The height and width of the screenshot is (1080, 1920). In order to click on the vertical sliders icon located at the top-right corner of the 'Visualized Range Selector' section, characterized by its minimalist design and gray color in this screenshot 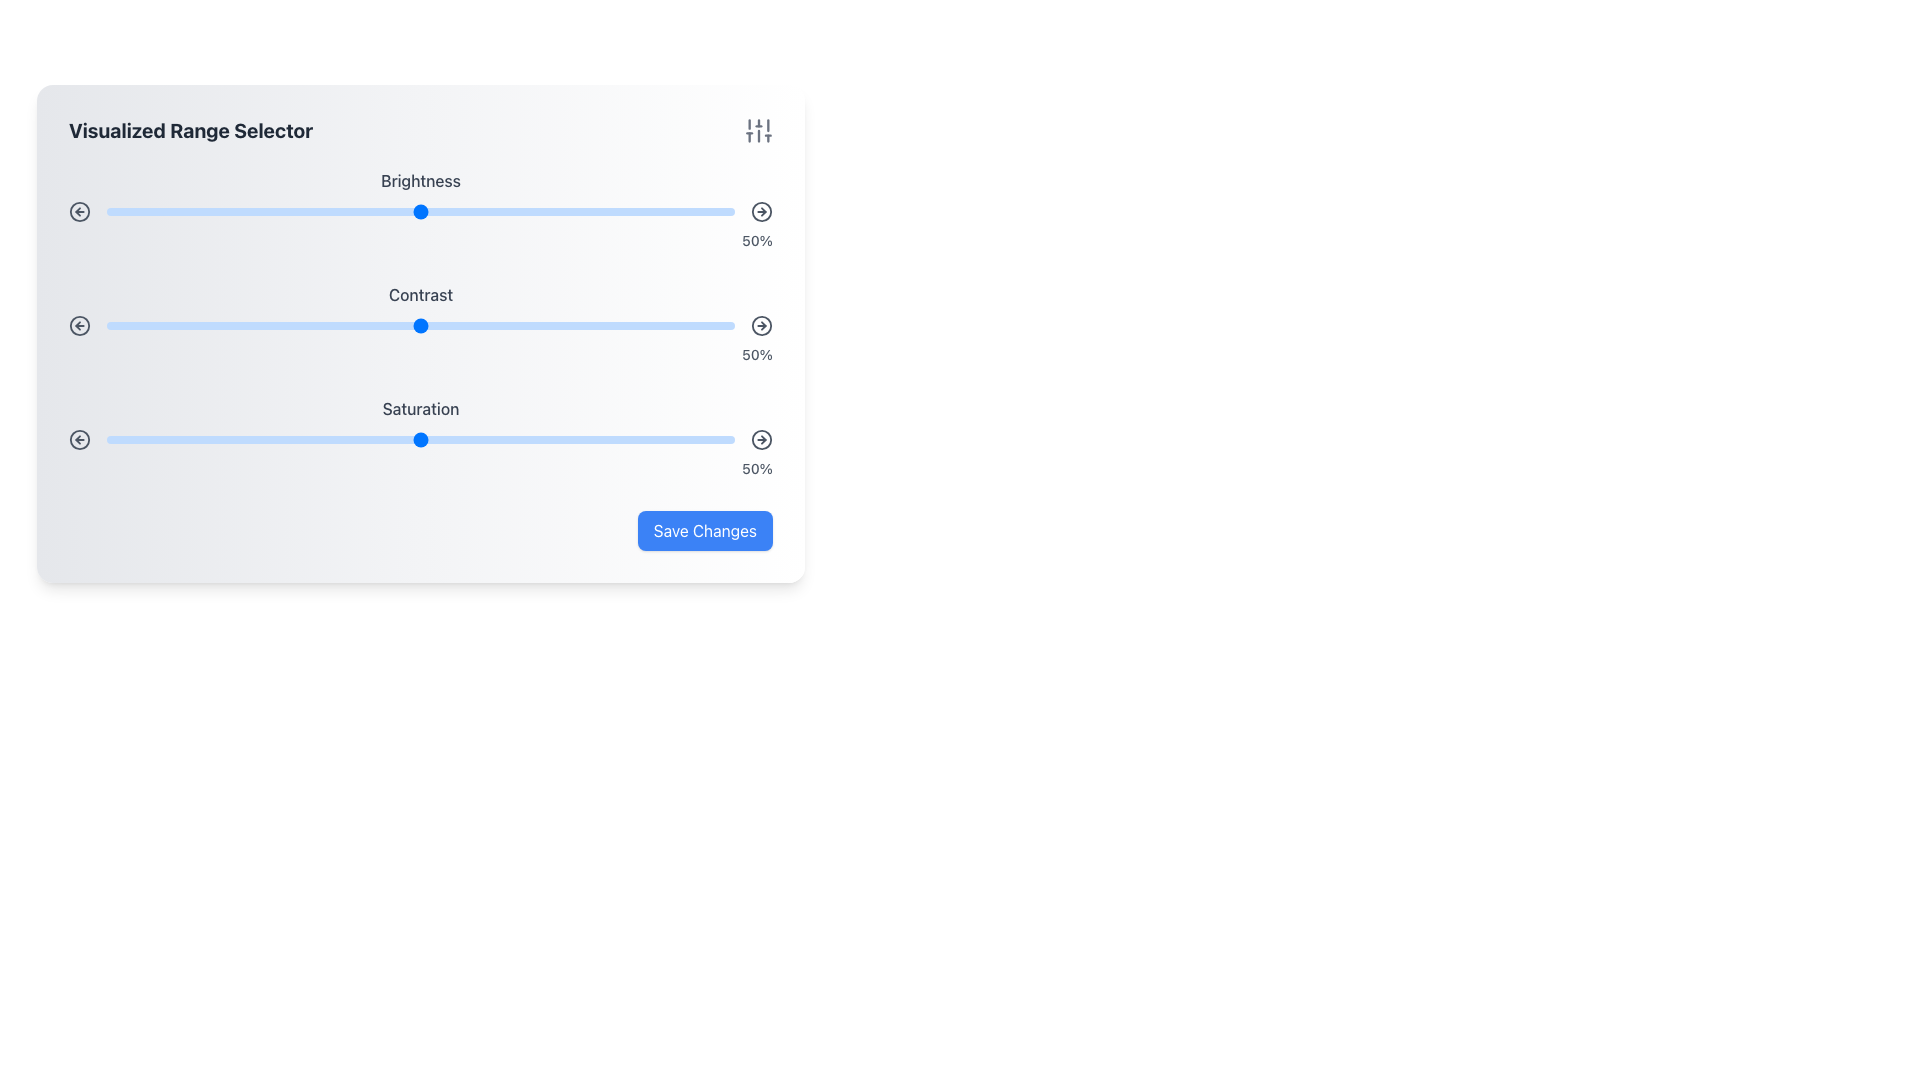, I will do `click(757, 131)`.